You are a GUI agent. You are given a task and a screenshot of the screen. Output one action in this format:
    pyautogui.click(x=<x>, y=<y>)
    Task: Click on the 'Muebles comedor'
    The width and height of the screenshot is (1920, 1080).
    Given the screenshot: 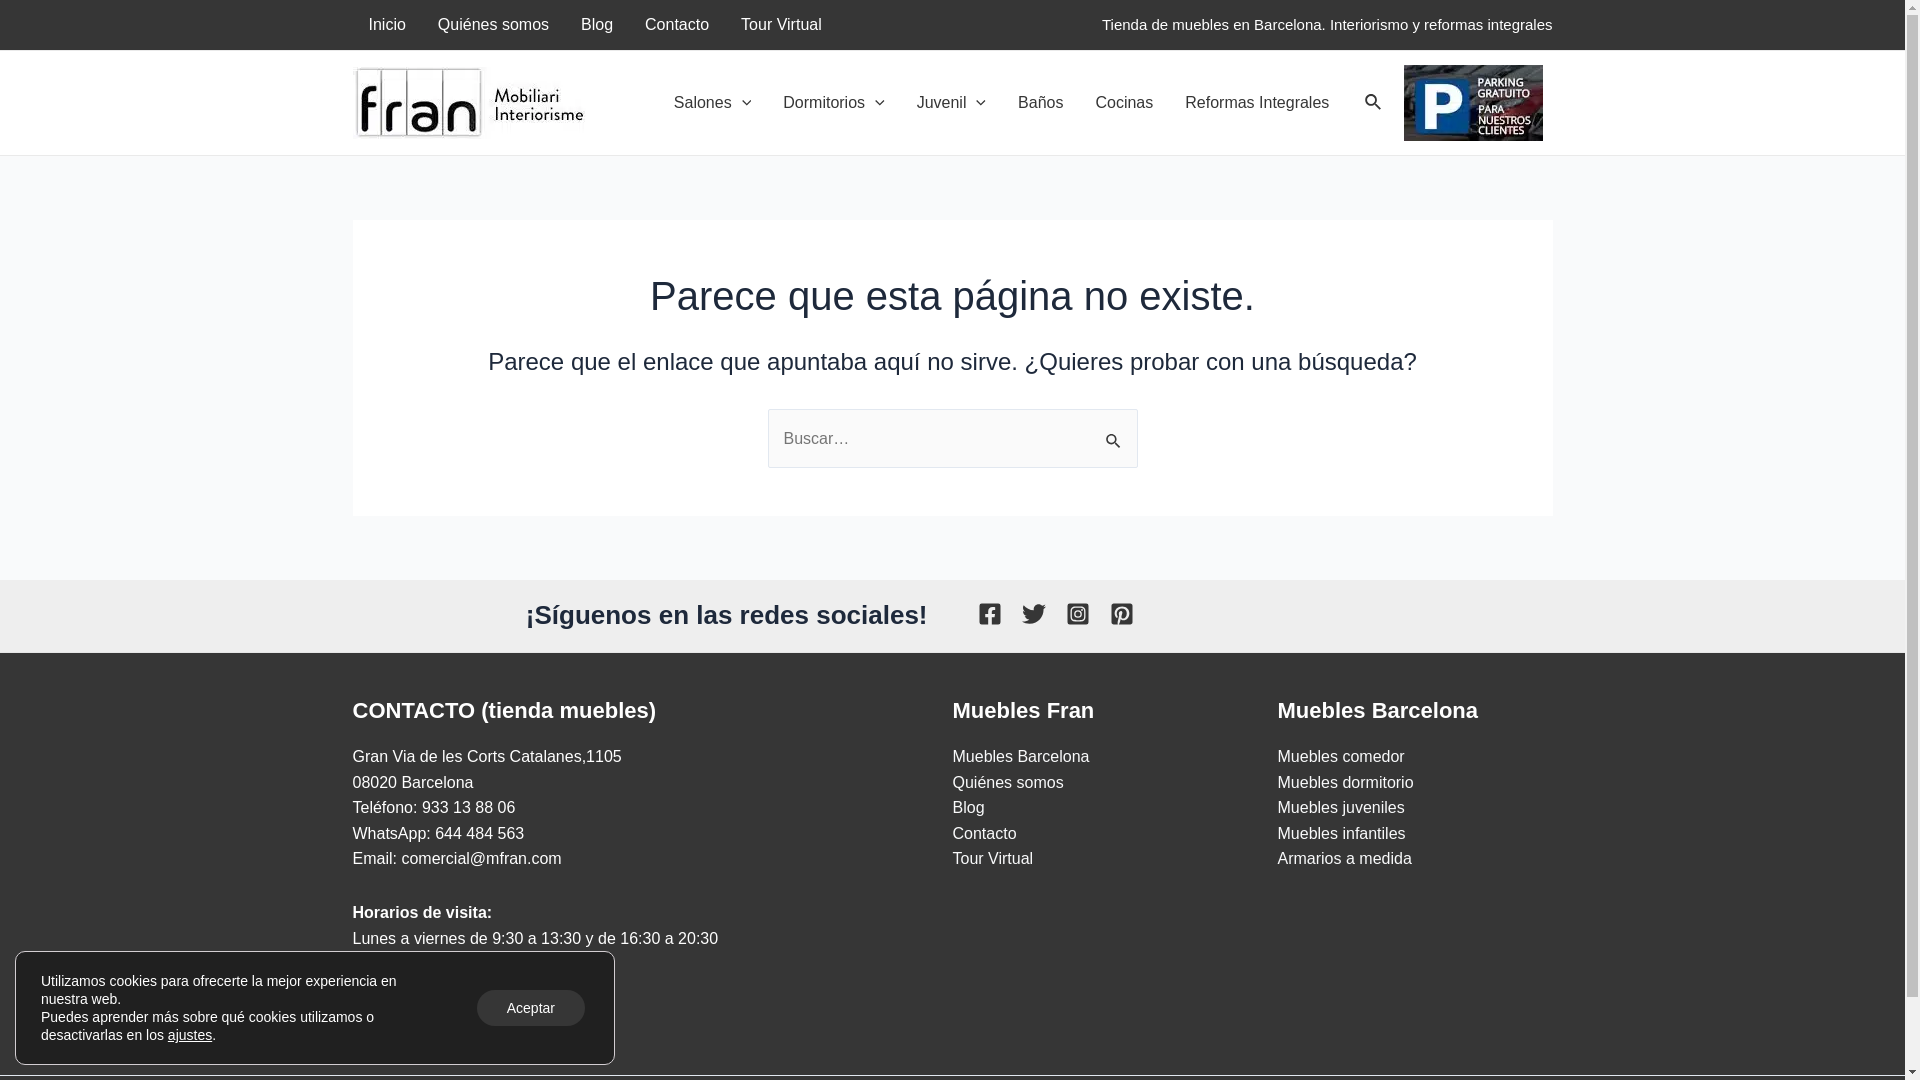 What is the action you would take?
    pyautogui.click(x=1341, y=756)
    